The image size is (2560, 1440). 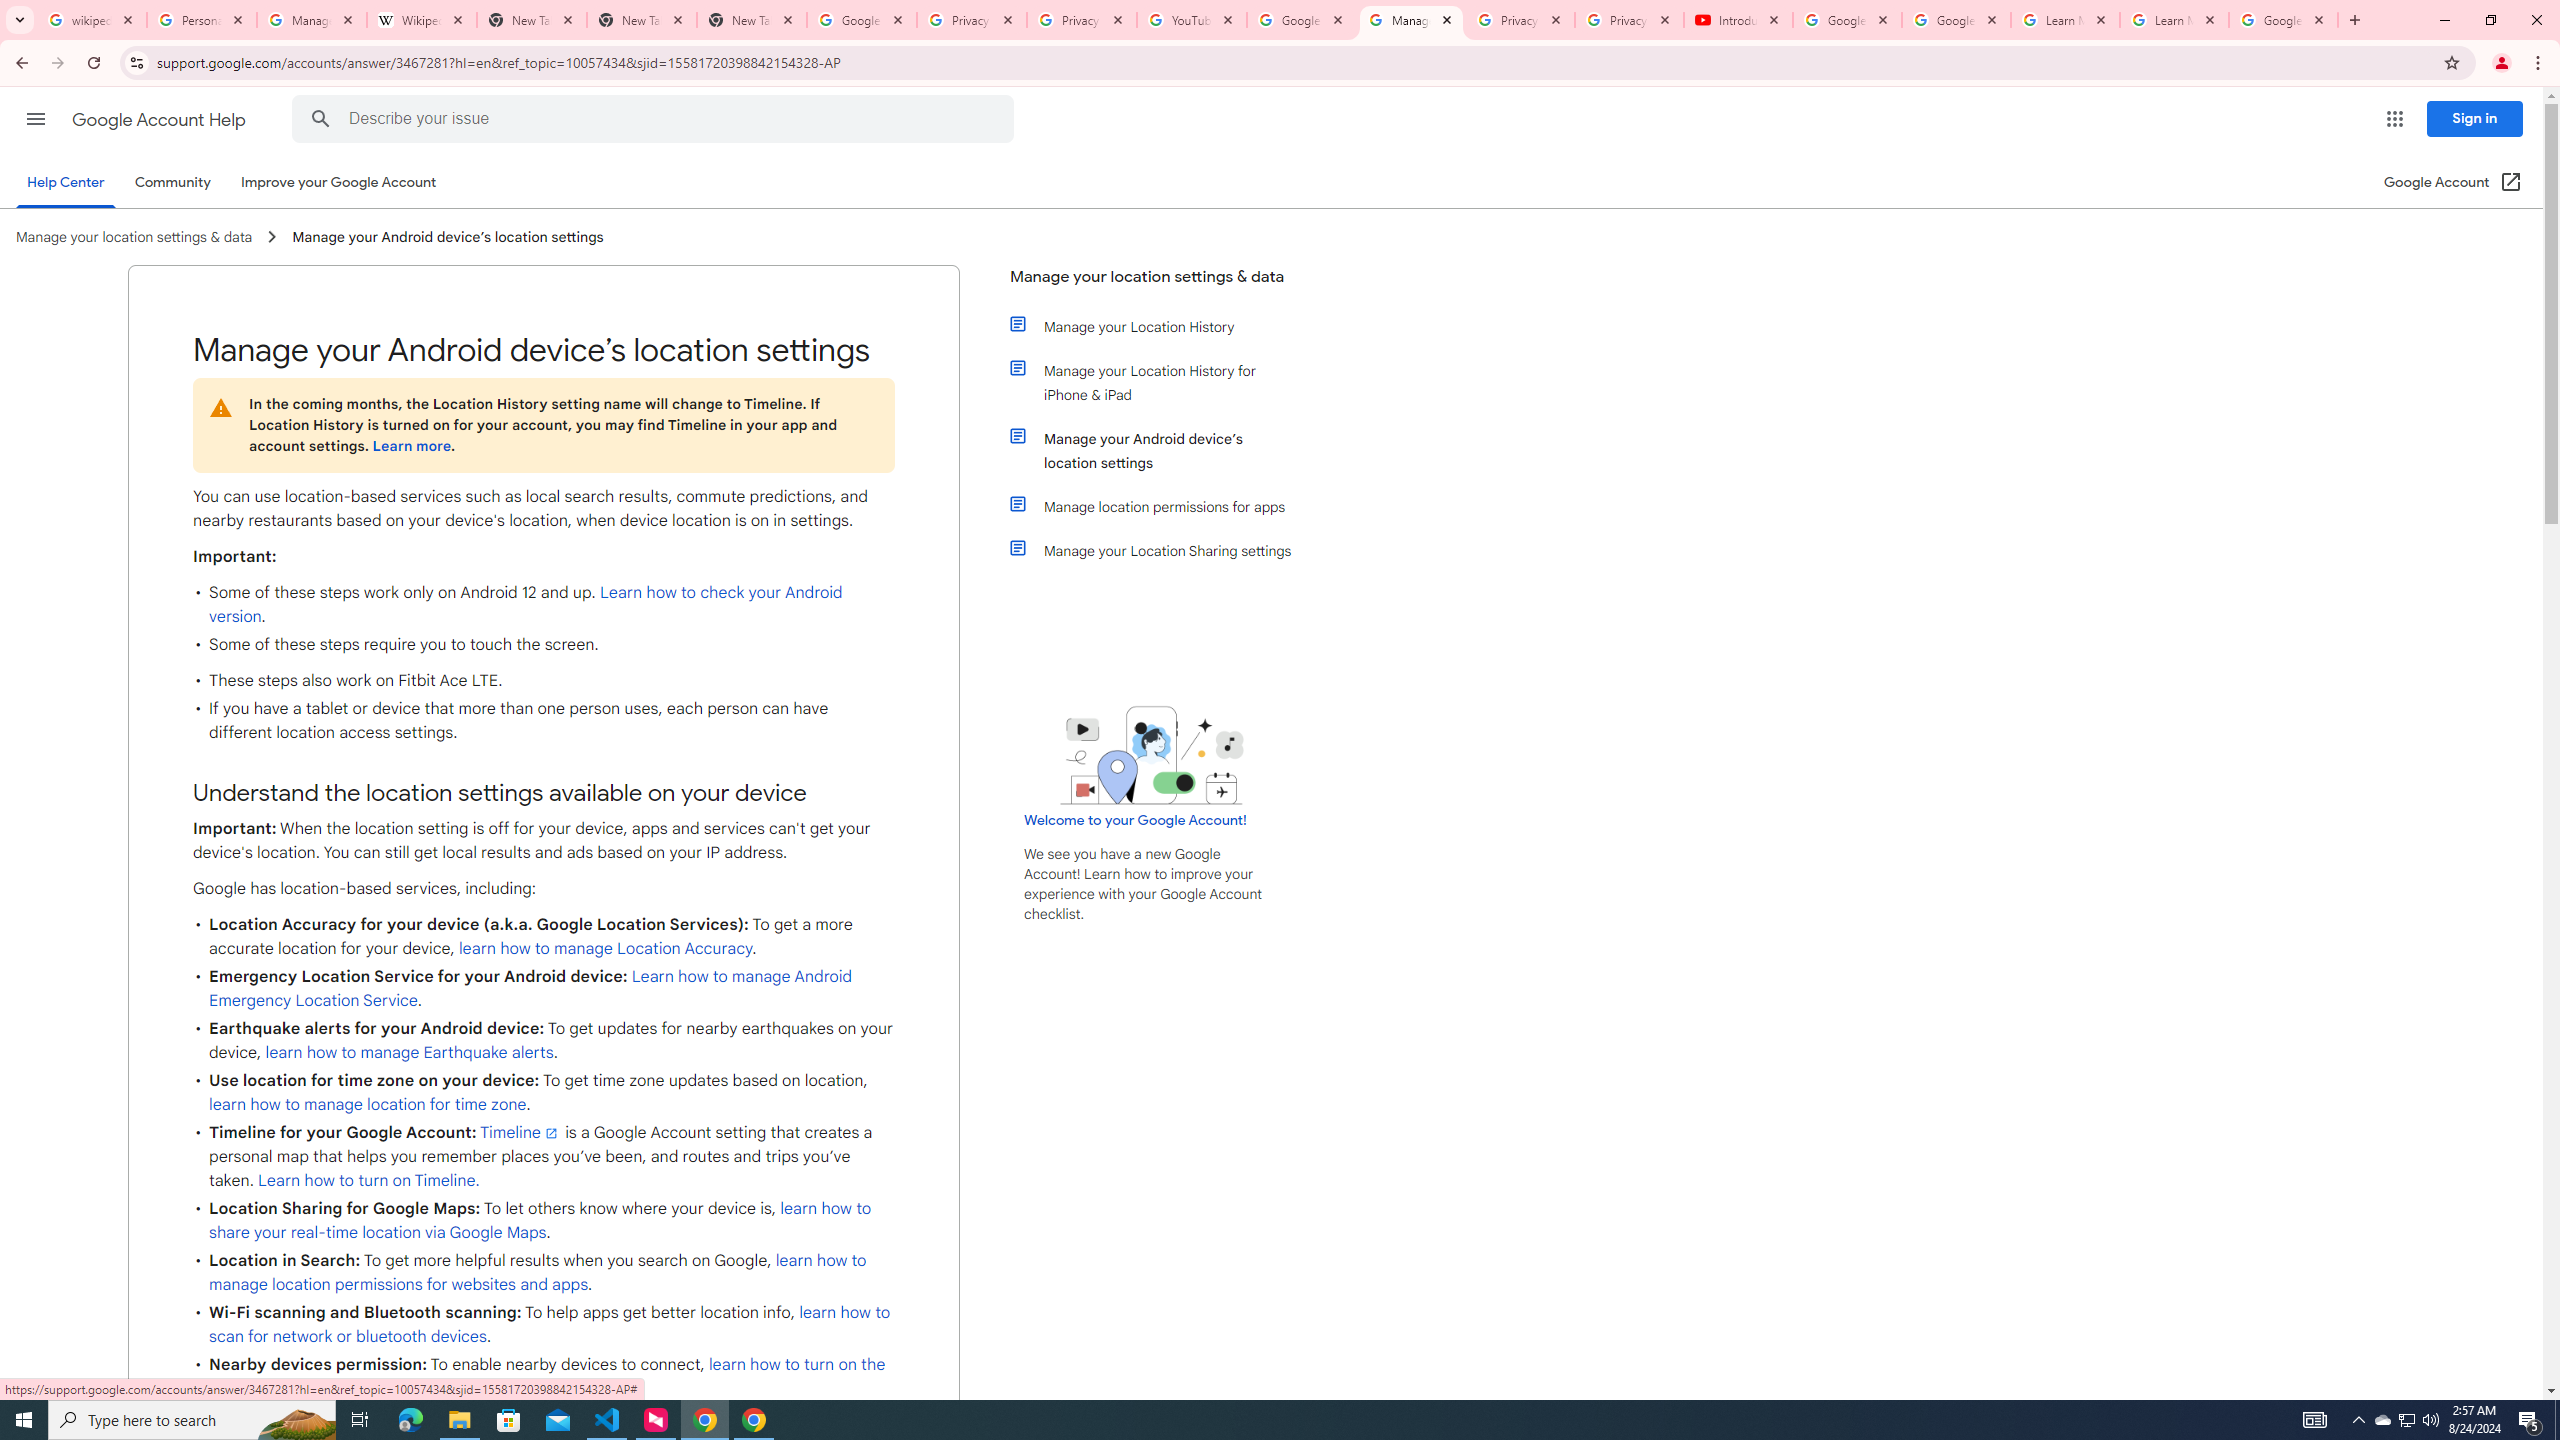 I want to click on 'Manage your location settings & data', so click(x=1153, y=284).